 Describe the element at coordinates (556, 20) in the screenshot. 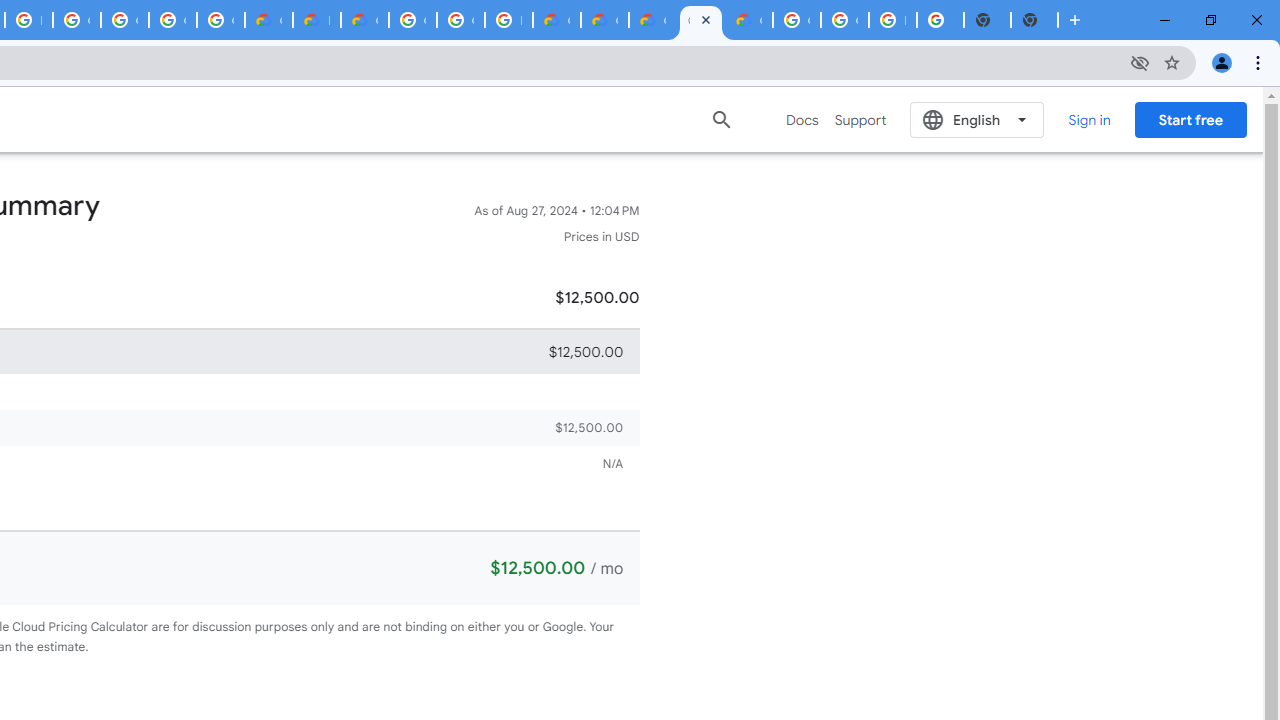

I see `'Customer Care | Google Cloud'` at that location.